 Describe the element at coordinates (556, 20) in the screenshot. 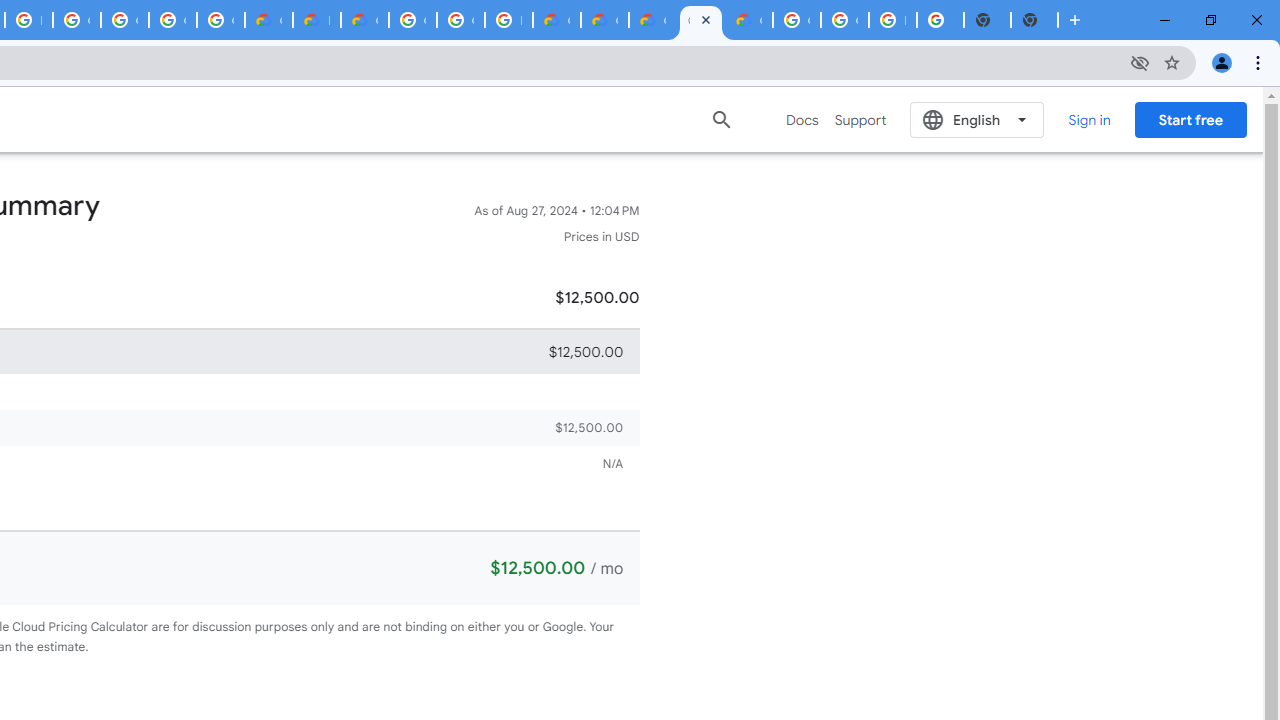

I see `'Customer Care | Google Cloud'` at that location.